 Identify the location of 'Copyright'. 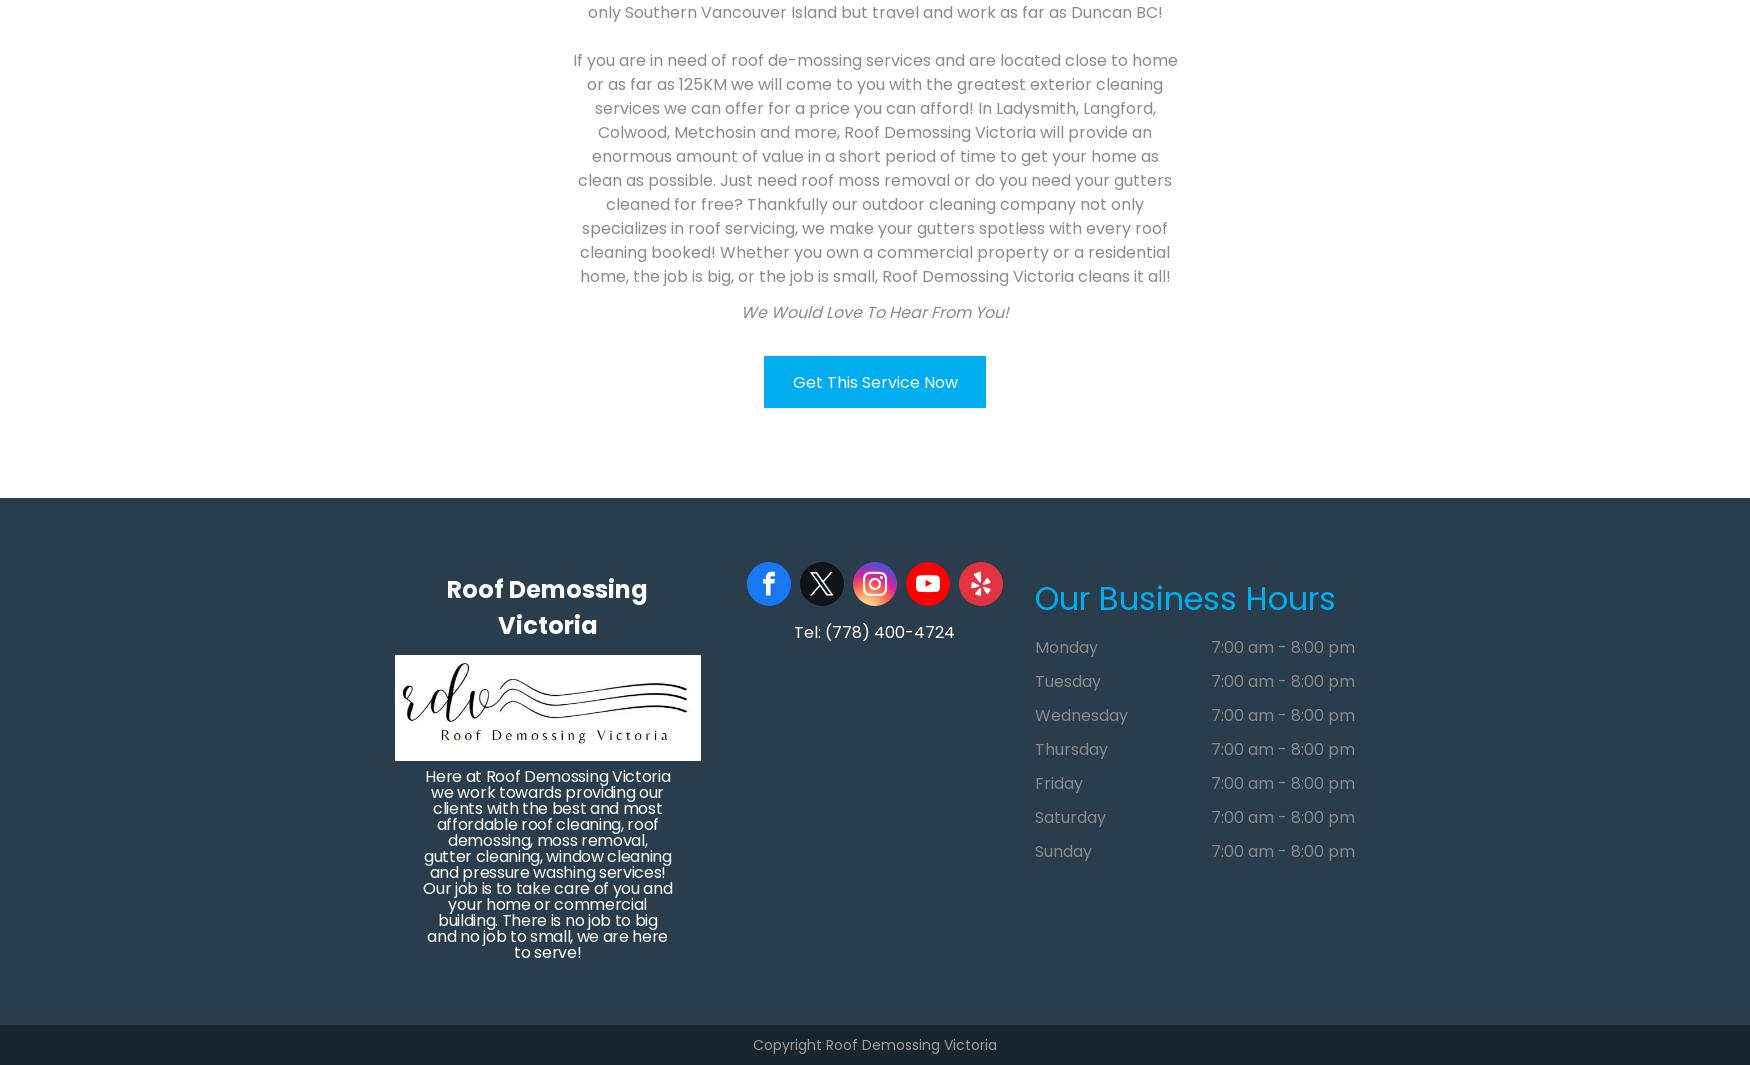
(788, 1044).